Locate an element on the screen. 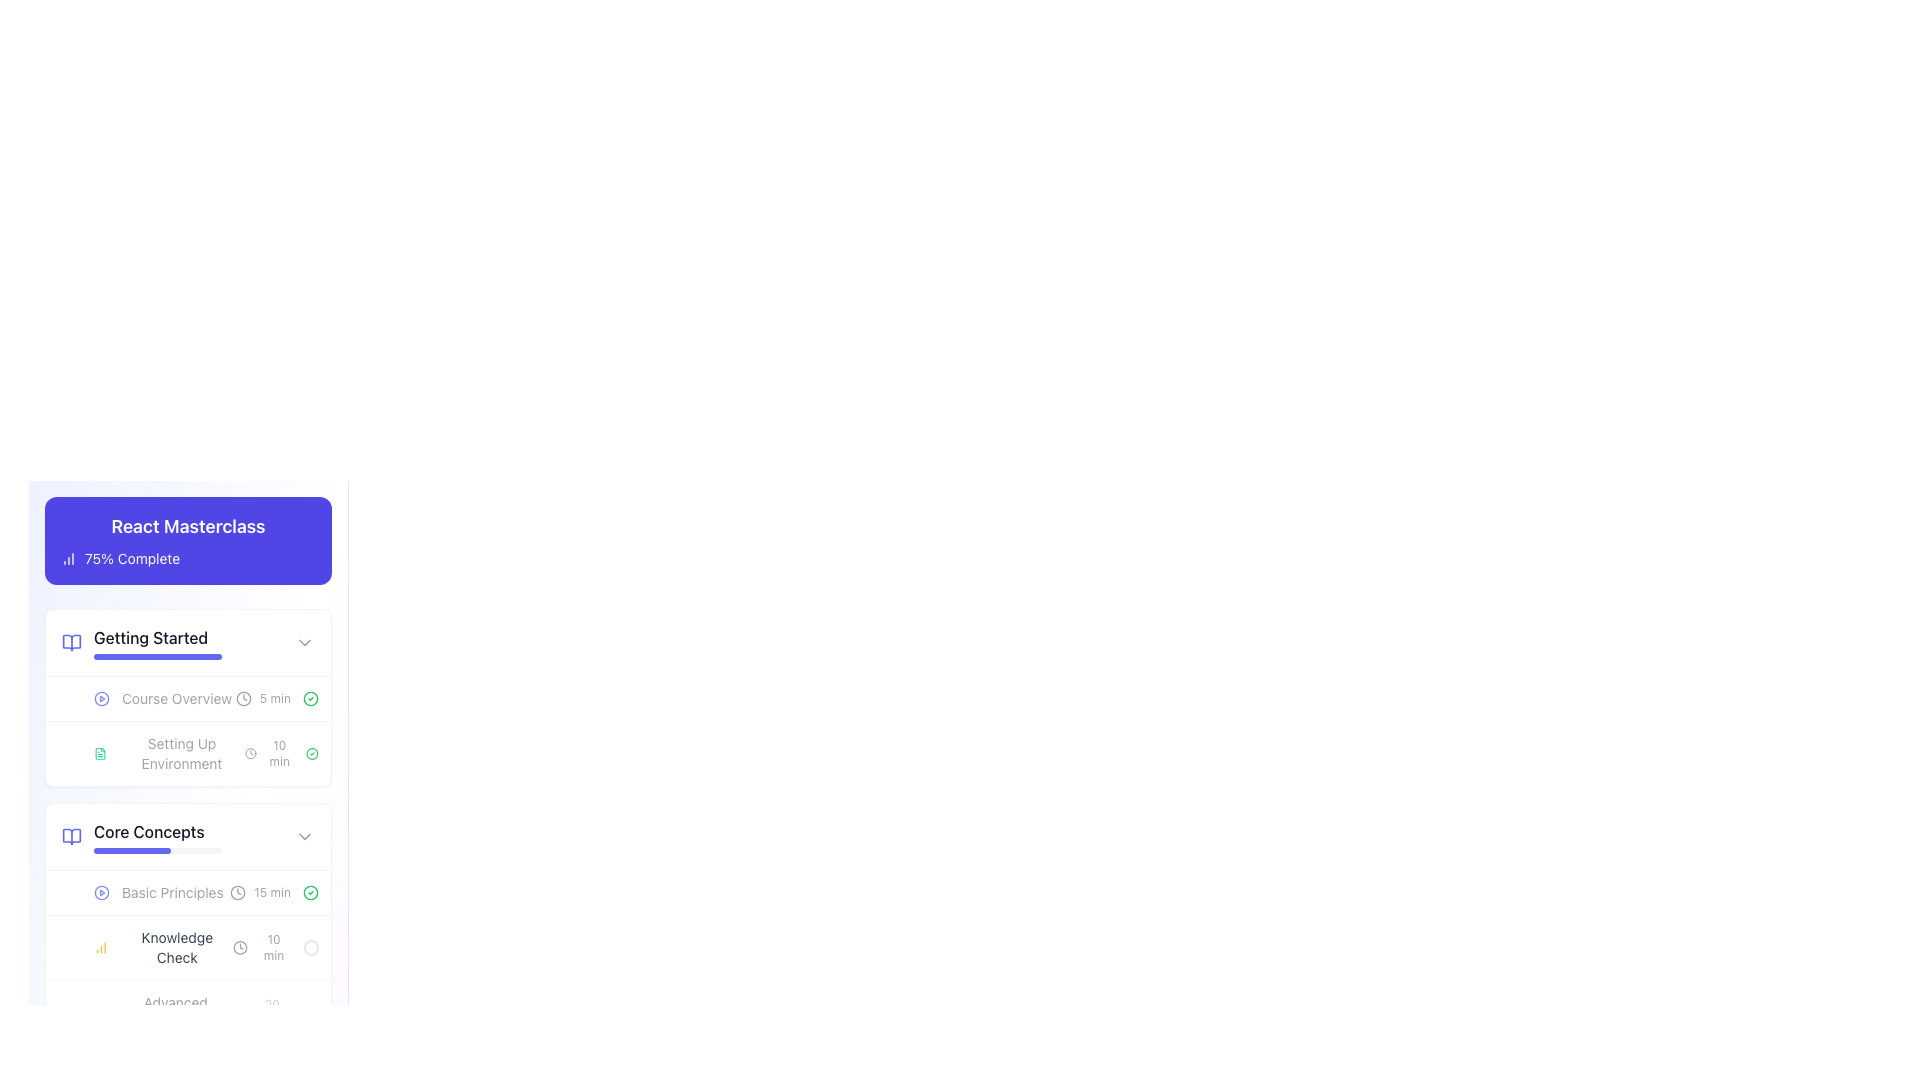  the Circular graphical icon within the 'Knowledge Check' section, which resembles a clock or timer, located to the right of its label is located at coordinates (240, 947).